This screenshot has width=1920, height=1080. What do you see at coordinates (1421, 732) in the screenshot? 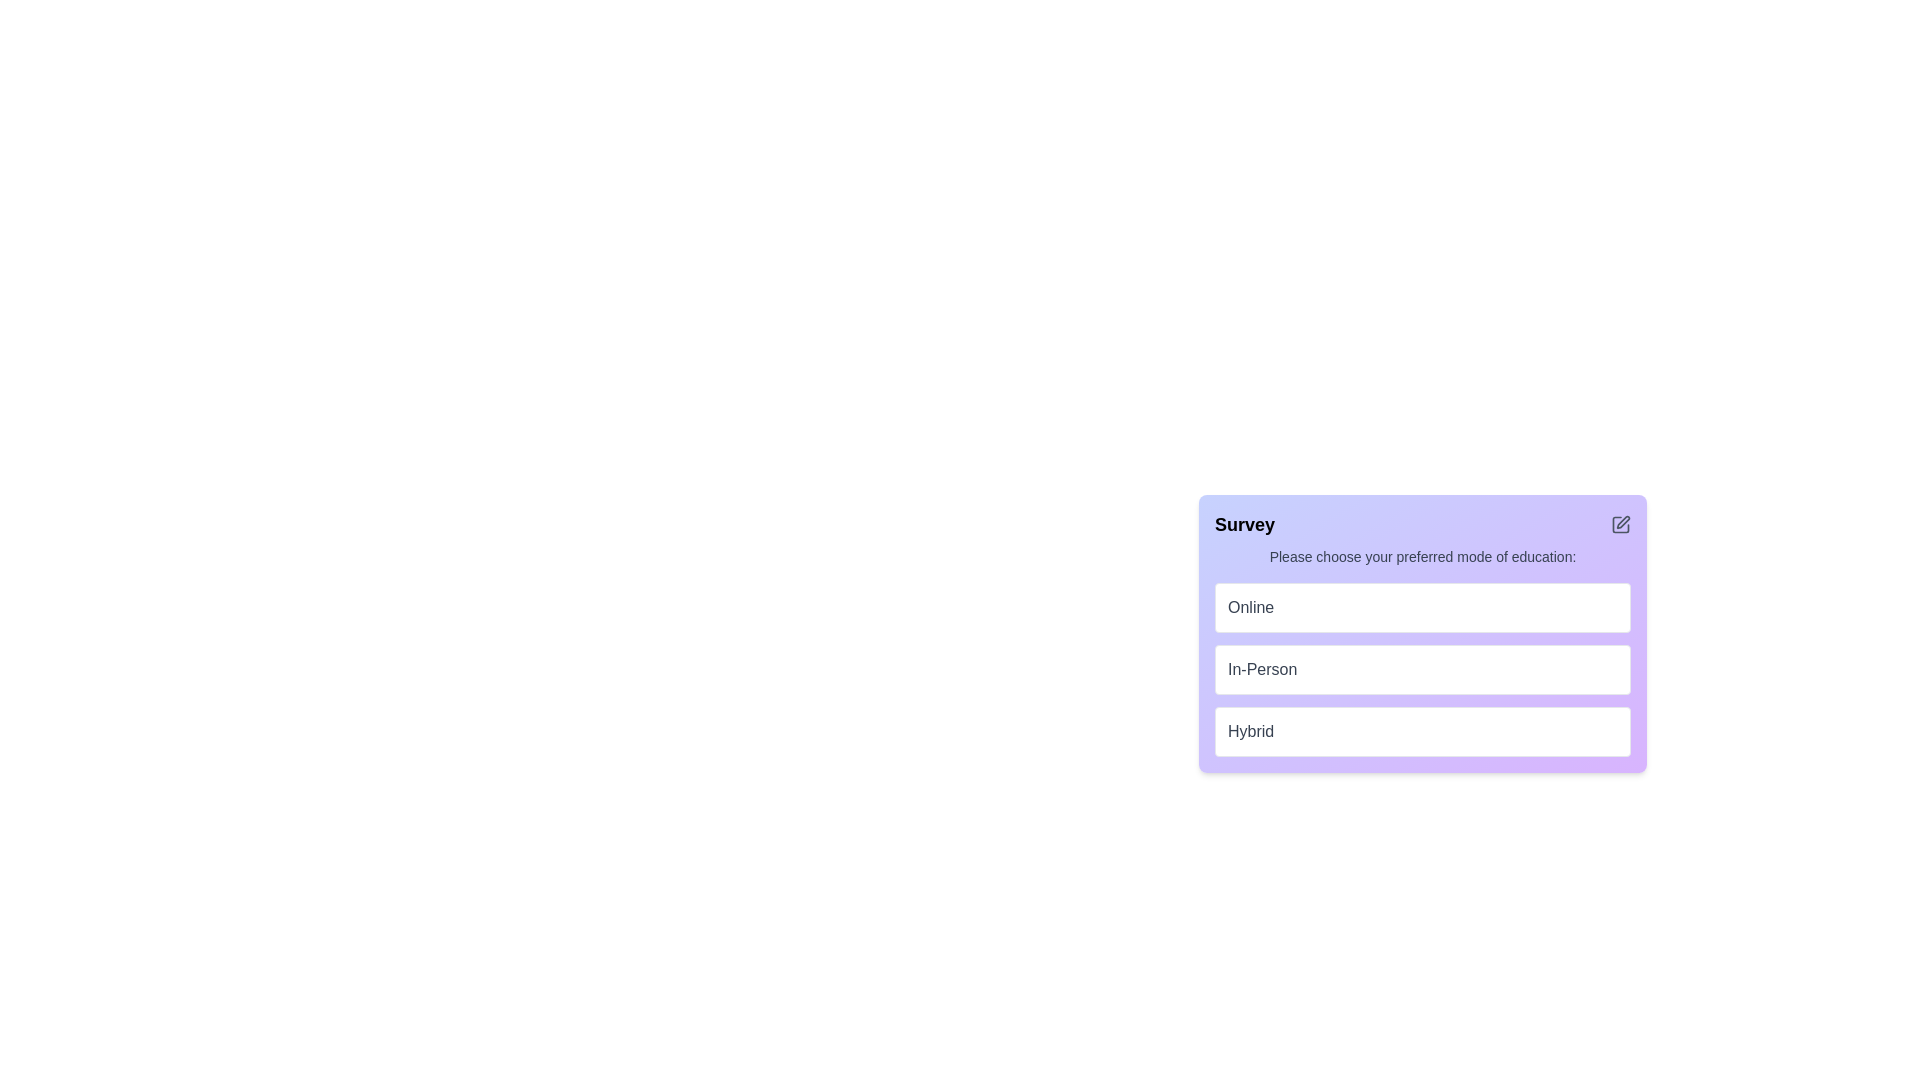
I see `the third selectable option in the vertical list for choosing the 'Hybrid' mode of education to trigger style changes` at bounding box center [1421, 732].